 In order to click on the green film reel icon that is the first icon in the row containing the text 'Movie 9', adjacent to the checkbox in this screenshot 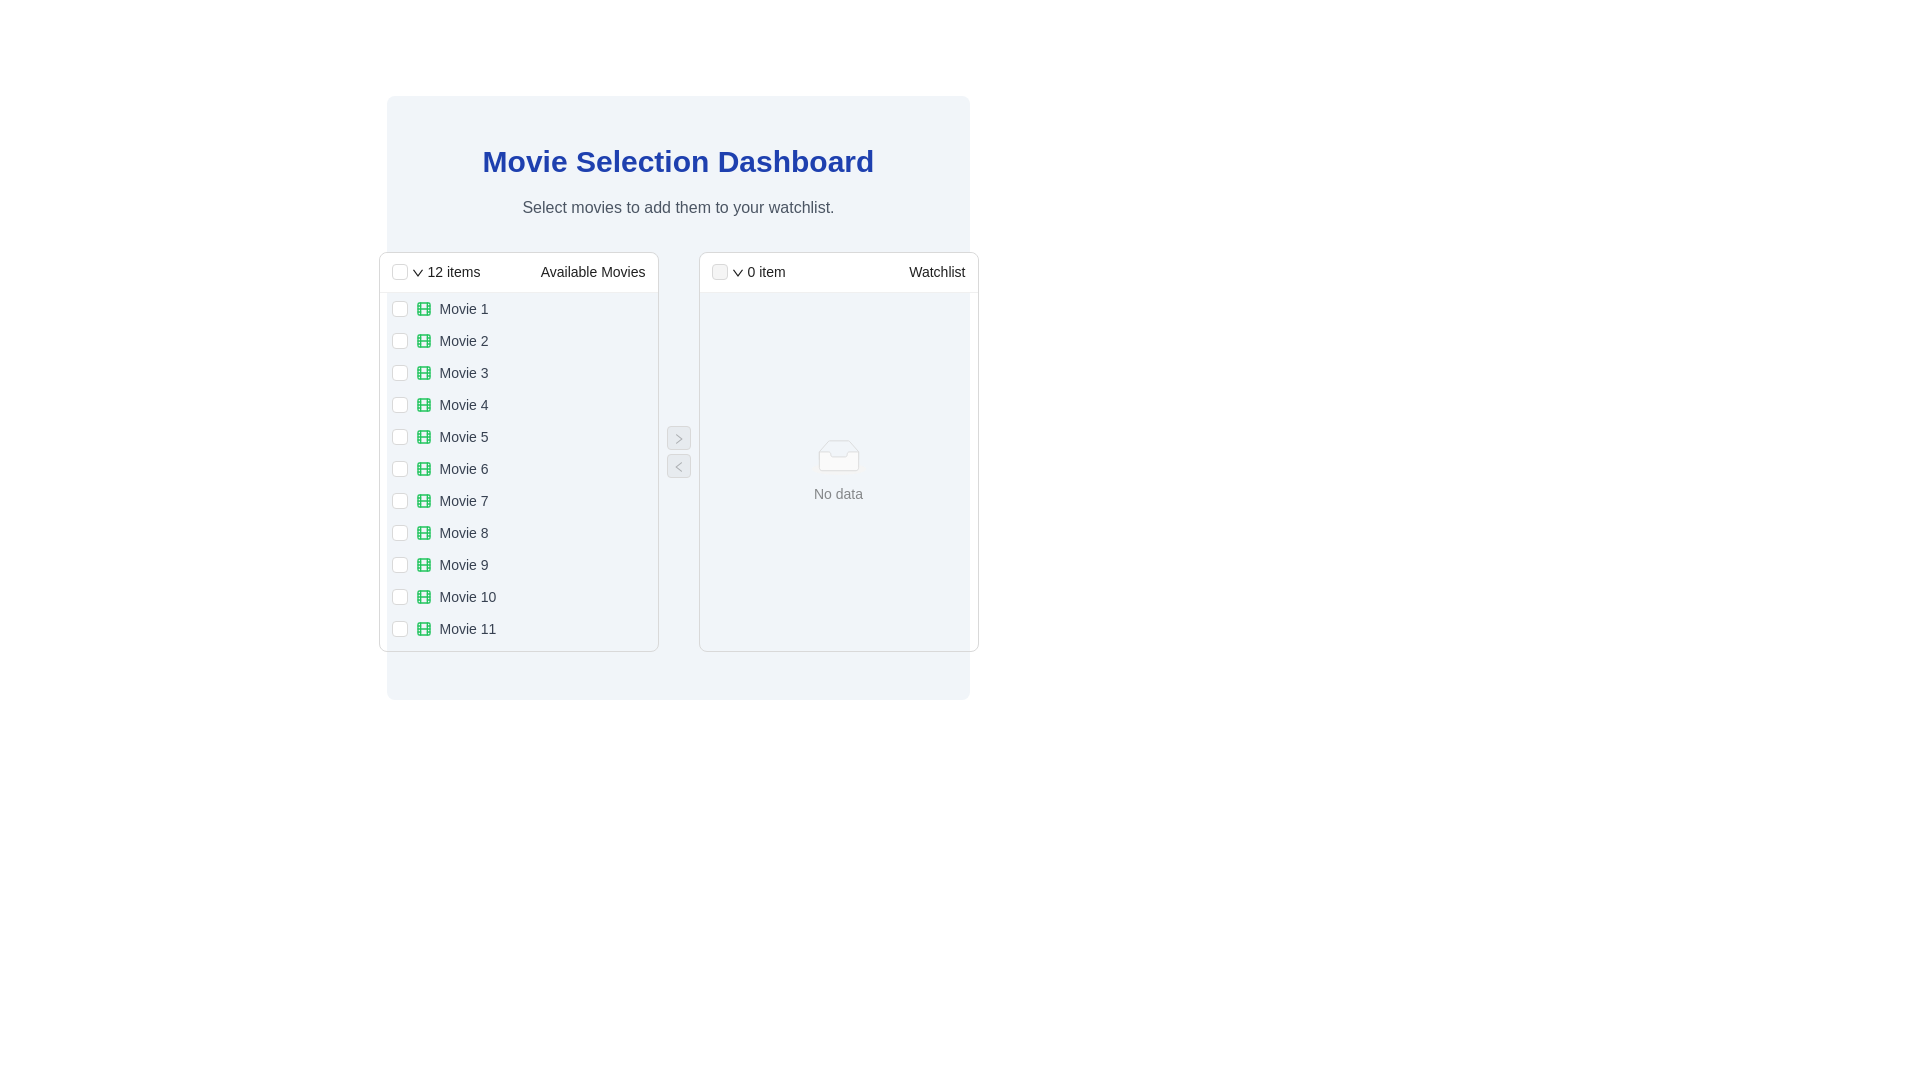, I will do `click(422, 564)`.